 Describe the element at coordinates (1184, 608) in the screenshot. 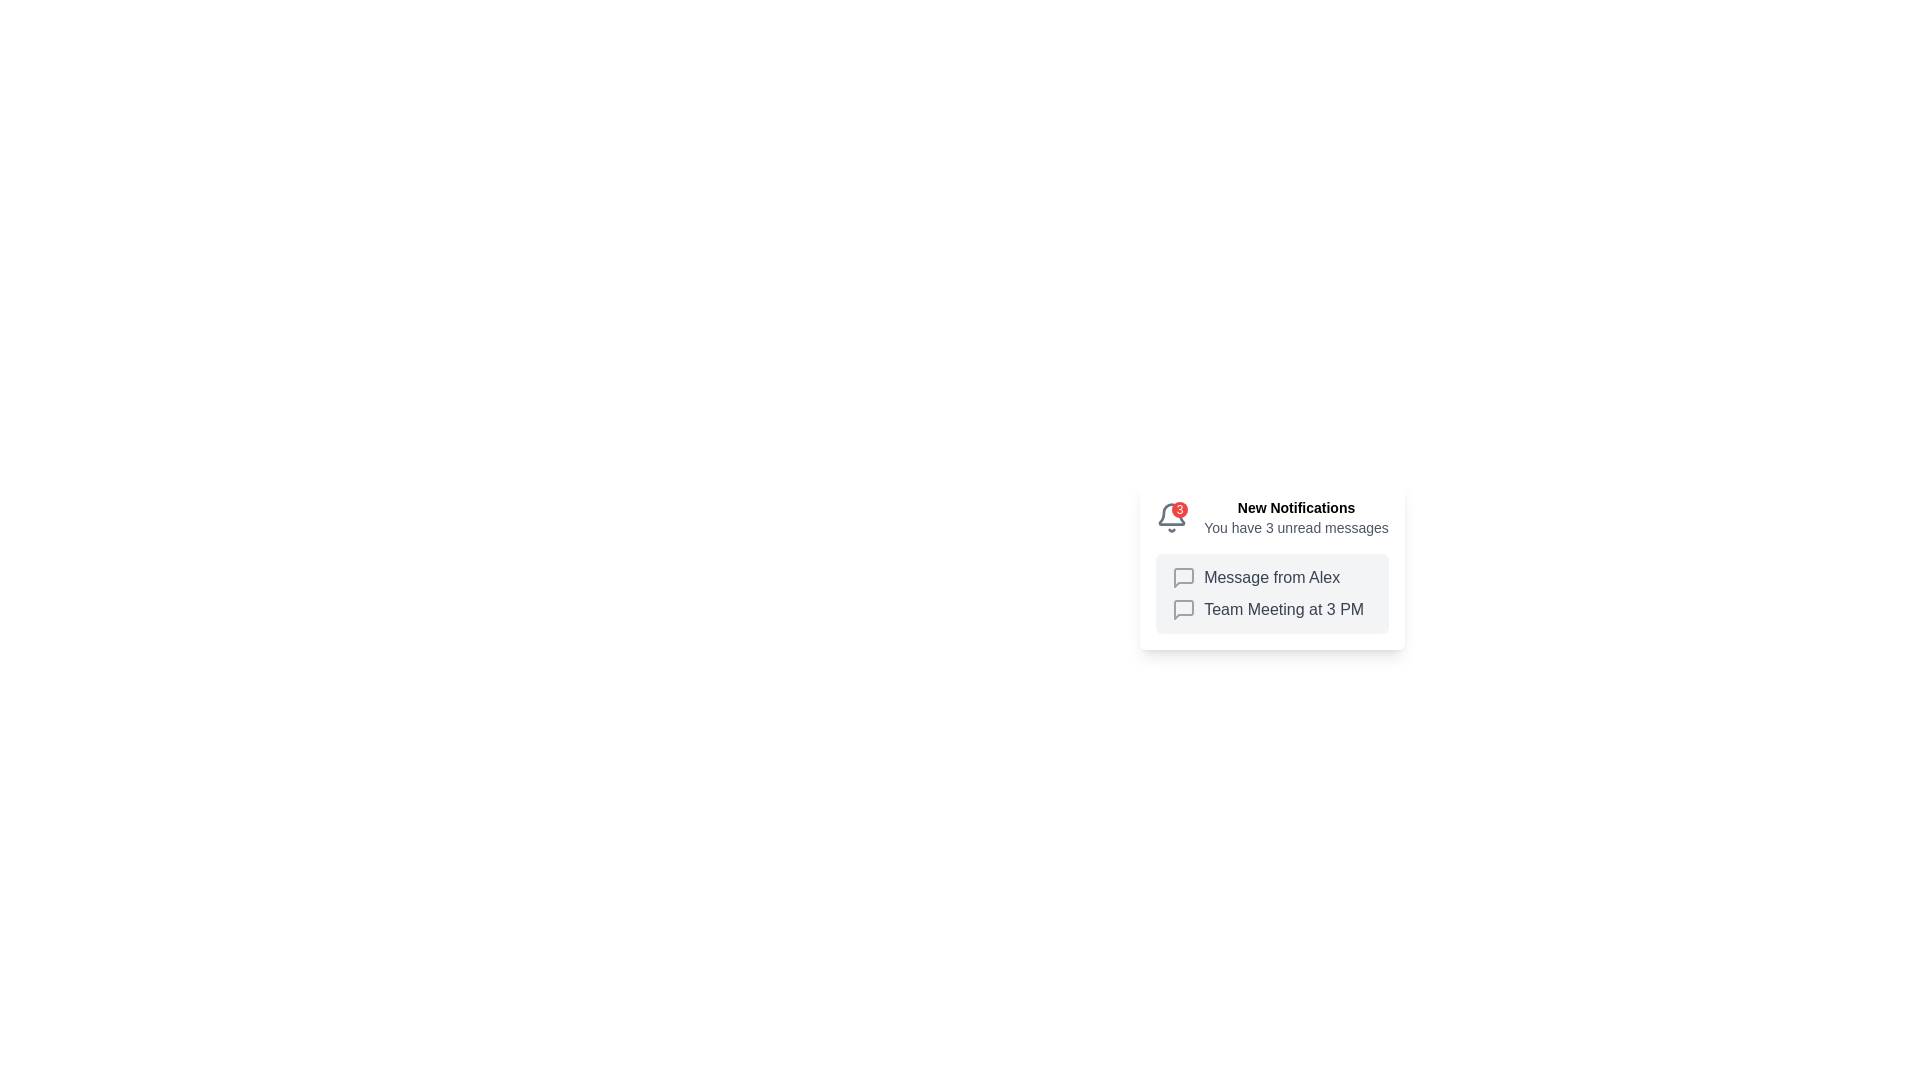

I see `the small gray-toned speech bubble icon located within the notification card for 'Team Meeting at 3 PM', positioned to the left of the meeting details text` at that location.